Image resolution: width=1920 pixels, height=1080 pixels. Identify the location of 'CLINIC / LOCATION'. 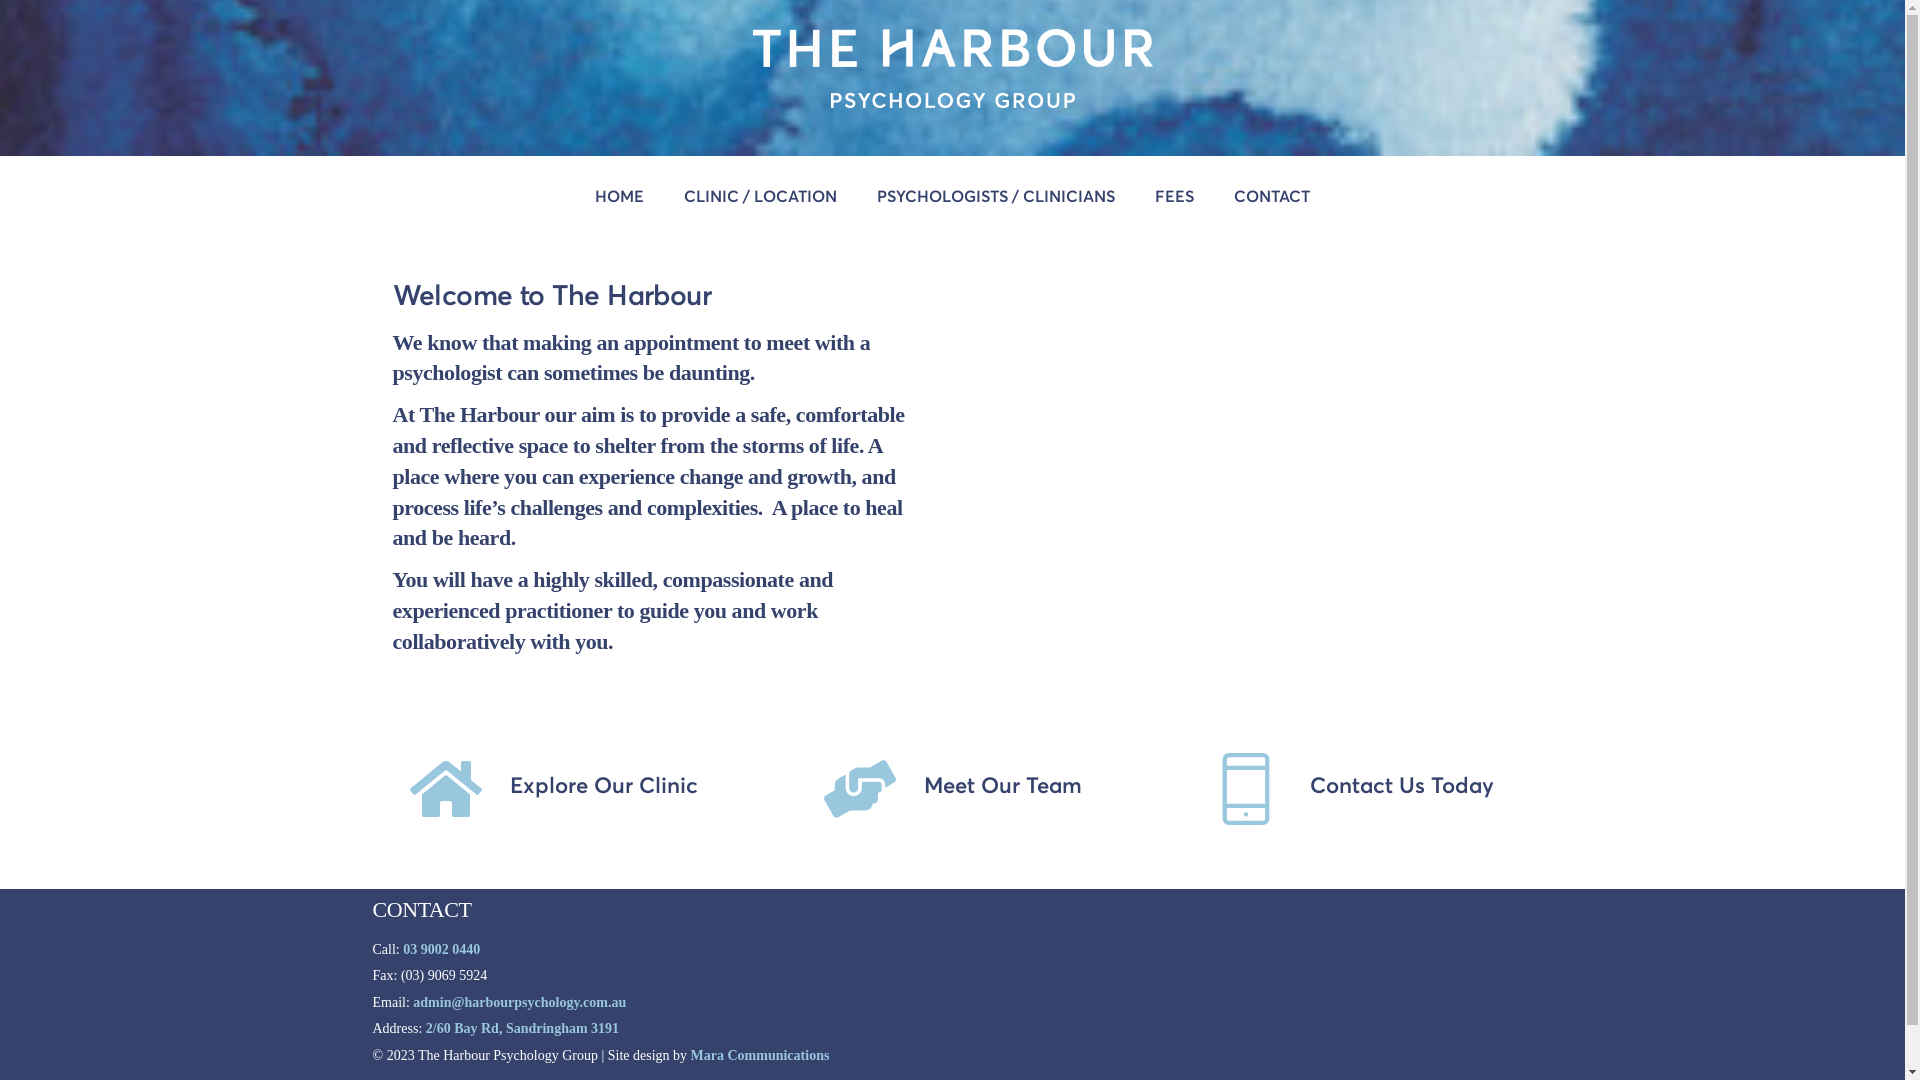
(759, 196).